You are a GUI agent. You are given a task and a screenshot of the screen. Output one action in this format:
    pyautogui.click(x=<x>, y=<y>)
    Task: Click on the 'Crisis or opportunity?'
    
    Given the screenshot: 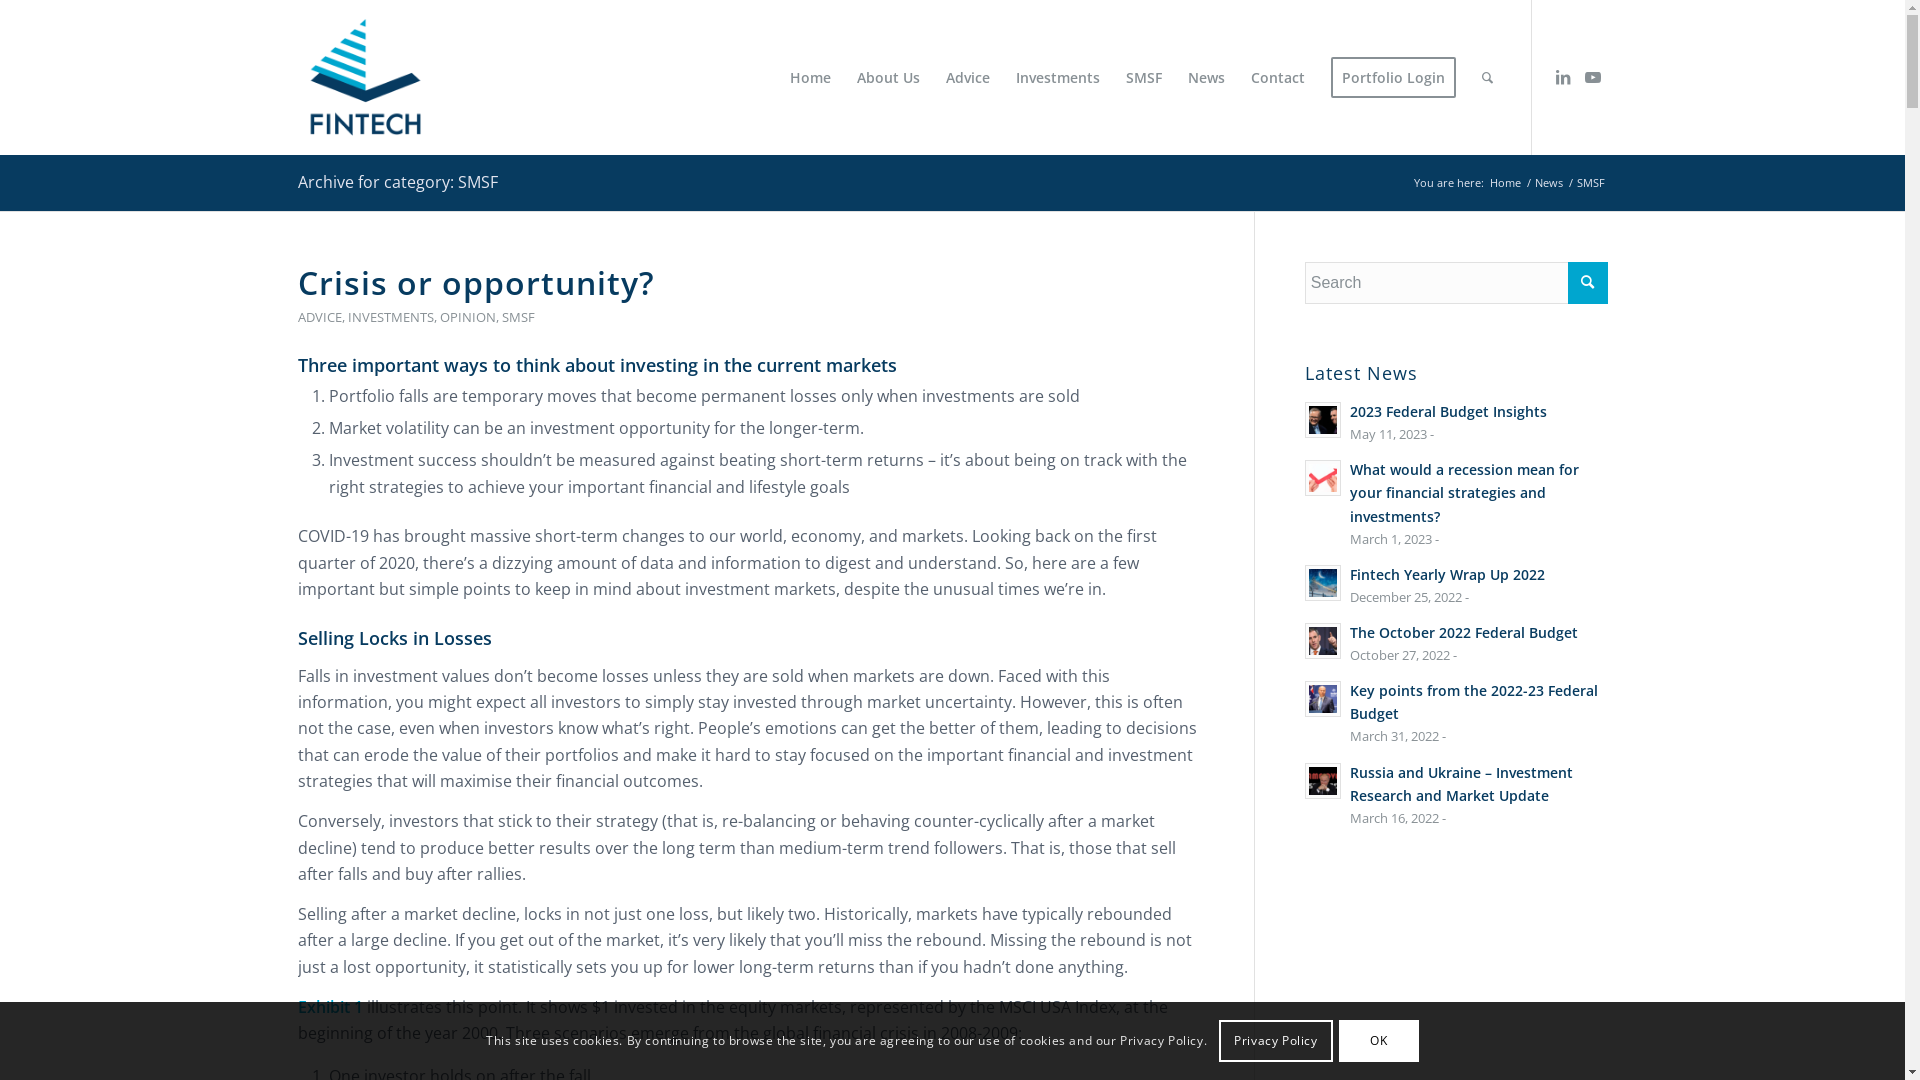 What is the action you would take?
    pyautogui.click(x=475, y=282)
    